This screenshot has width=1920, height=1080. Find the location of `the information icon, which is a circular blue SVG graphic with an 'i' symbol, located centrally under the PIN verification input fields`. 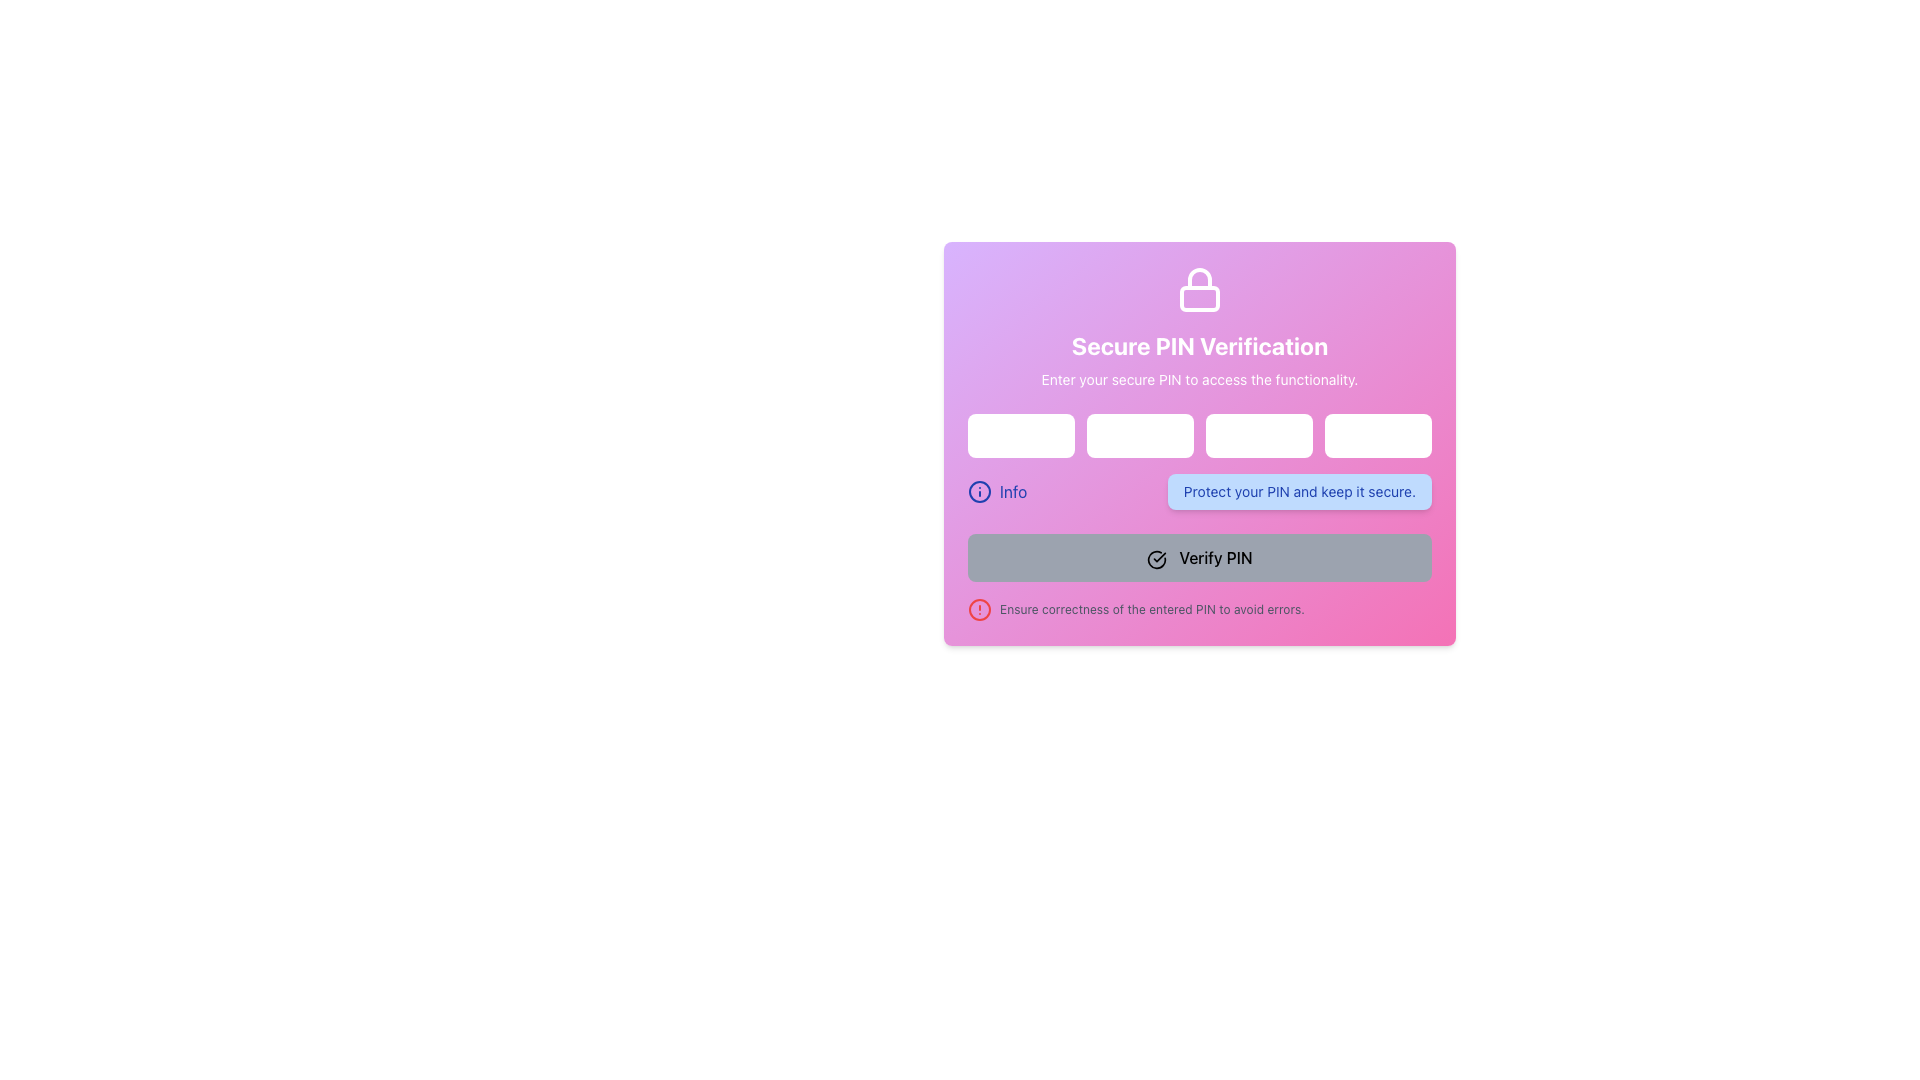

the information icon, which is a circular blue SVG graphic with an 'i' symbol, located centrally under the PIN verification input fields is located at coordinates (979, 492).